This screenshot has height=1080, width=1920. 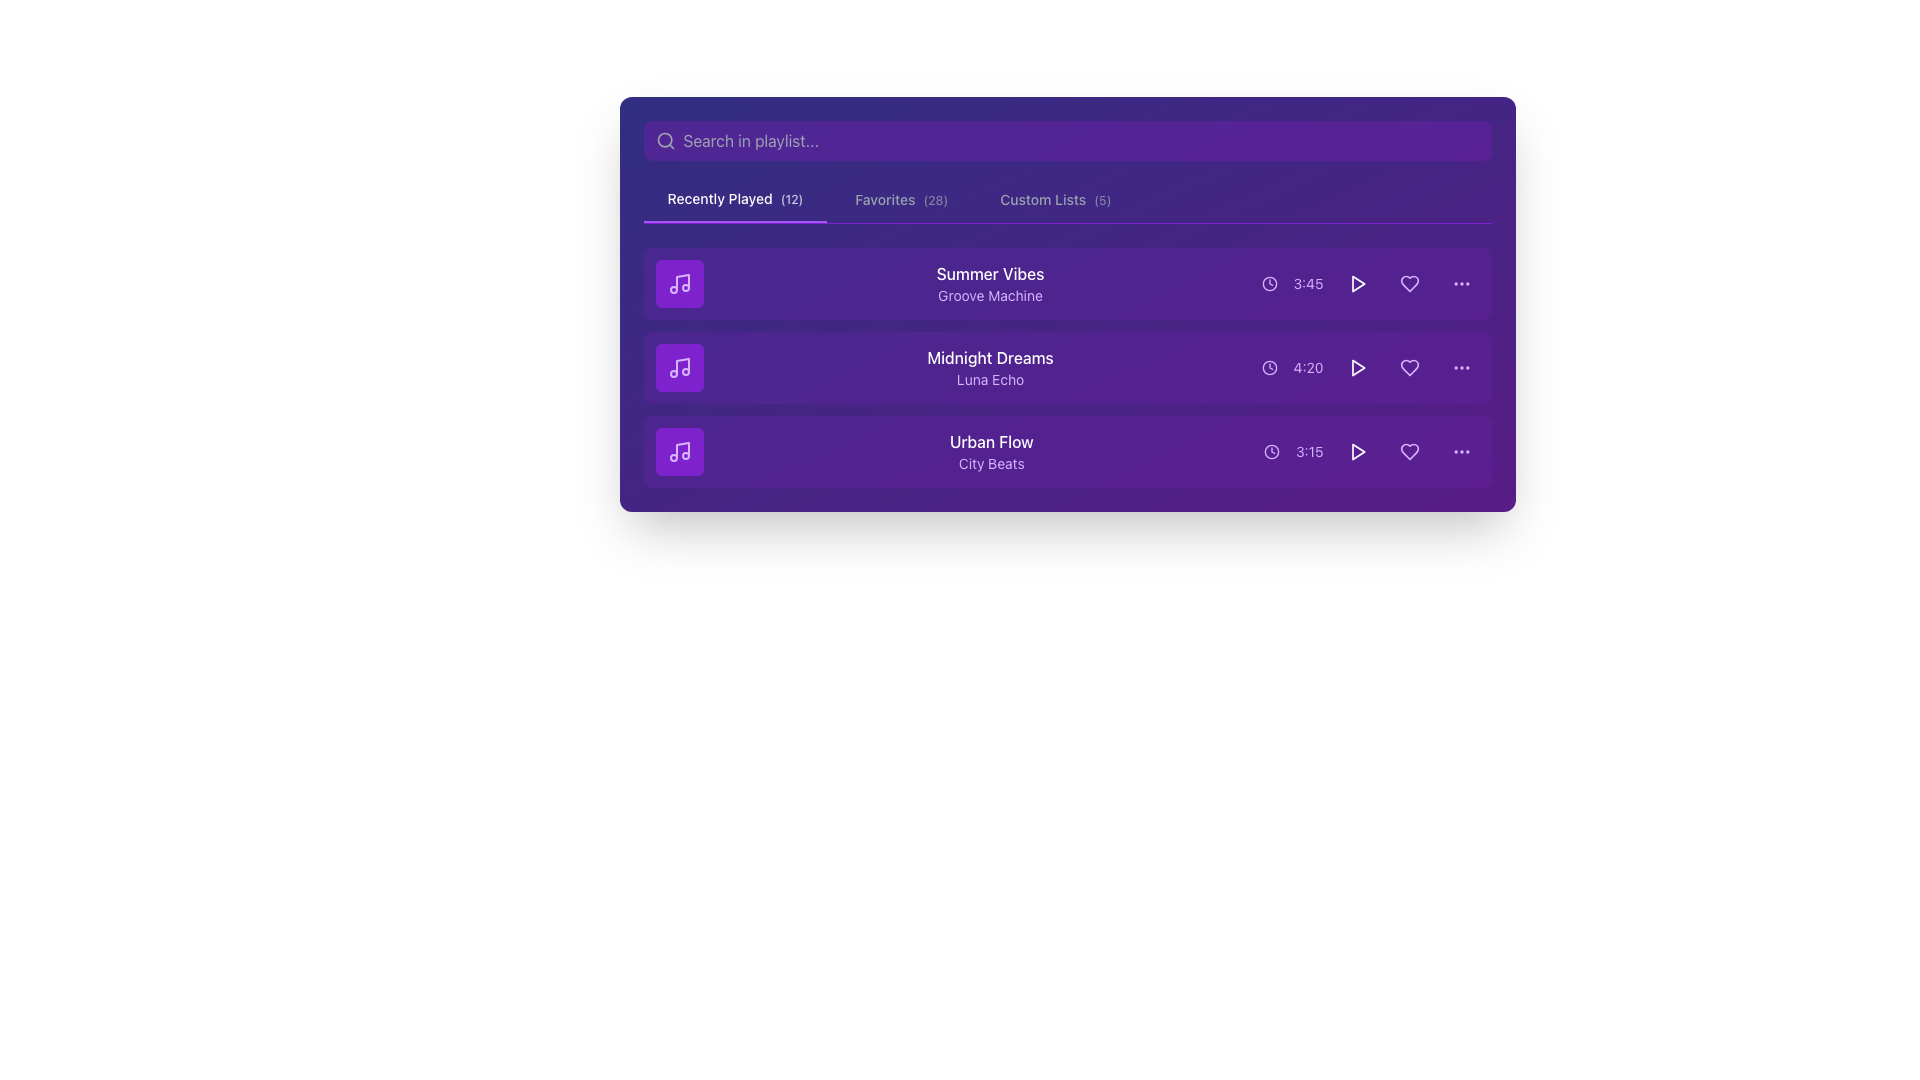 What do you see at coordinates (734, 200) in the screenshot?
I see `the 'Recently Played' navigation tab located in the horizontal navigation bar at the top of the interface` at bounding box center [734, 200].